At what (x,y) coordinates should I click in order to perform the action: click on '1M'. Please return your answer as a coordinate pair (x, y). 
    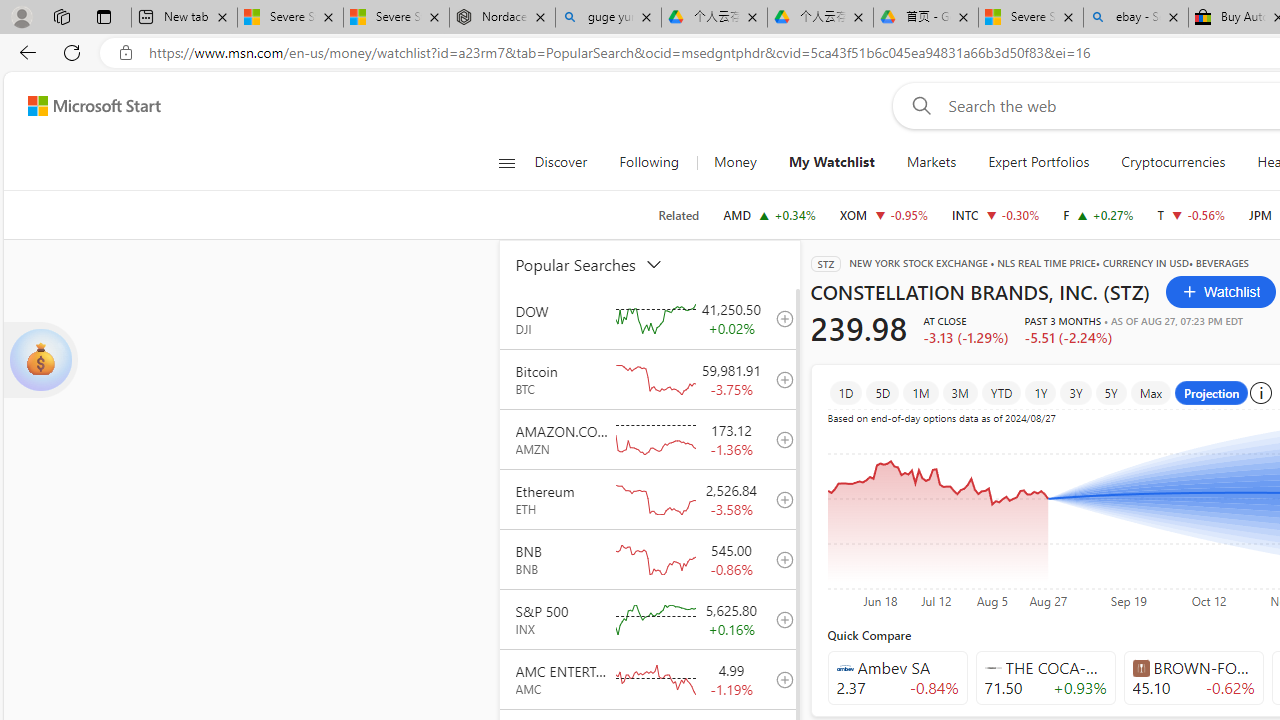
    Looking at the image, I should click on (919, 392).